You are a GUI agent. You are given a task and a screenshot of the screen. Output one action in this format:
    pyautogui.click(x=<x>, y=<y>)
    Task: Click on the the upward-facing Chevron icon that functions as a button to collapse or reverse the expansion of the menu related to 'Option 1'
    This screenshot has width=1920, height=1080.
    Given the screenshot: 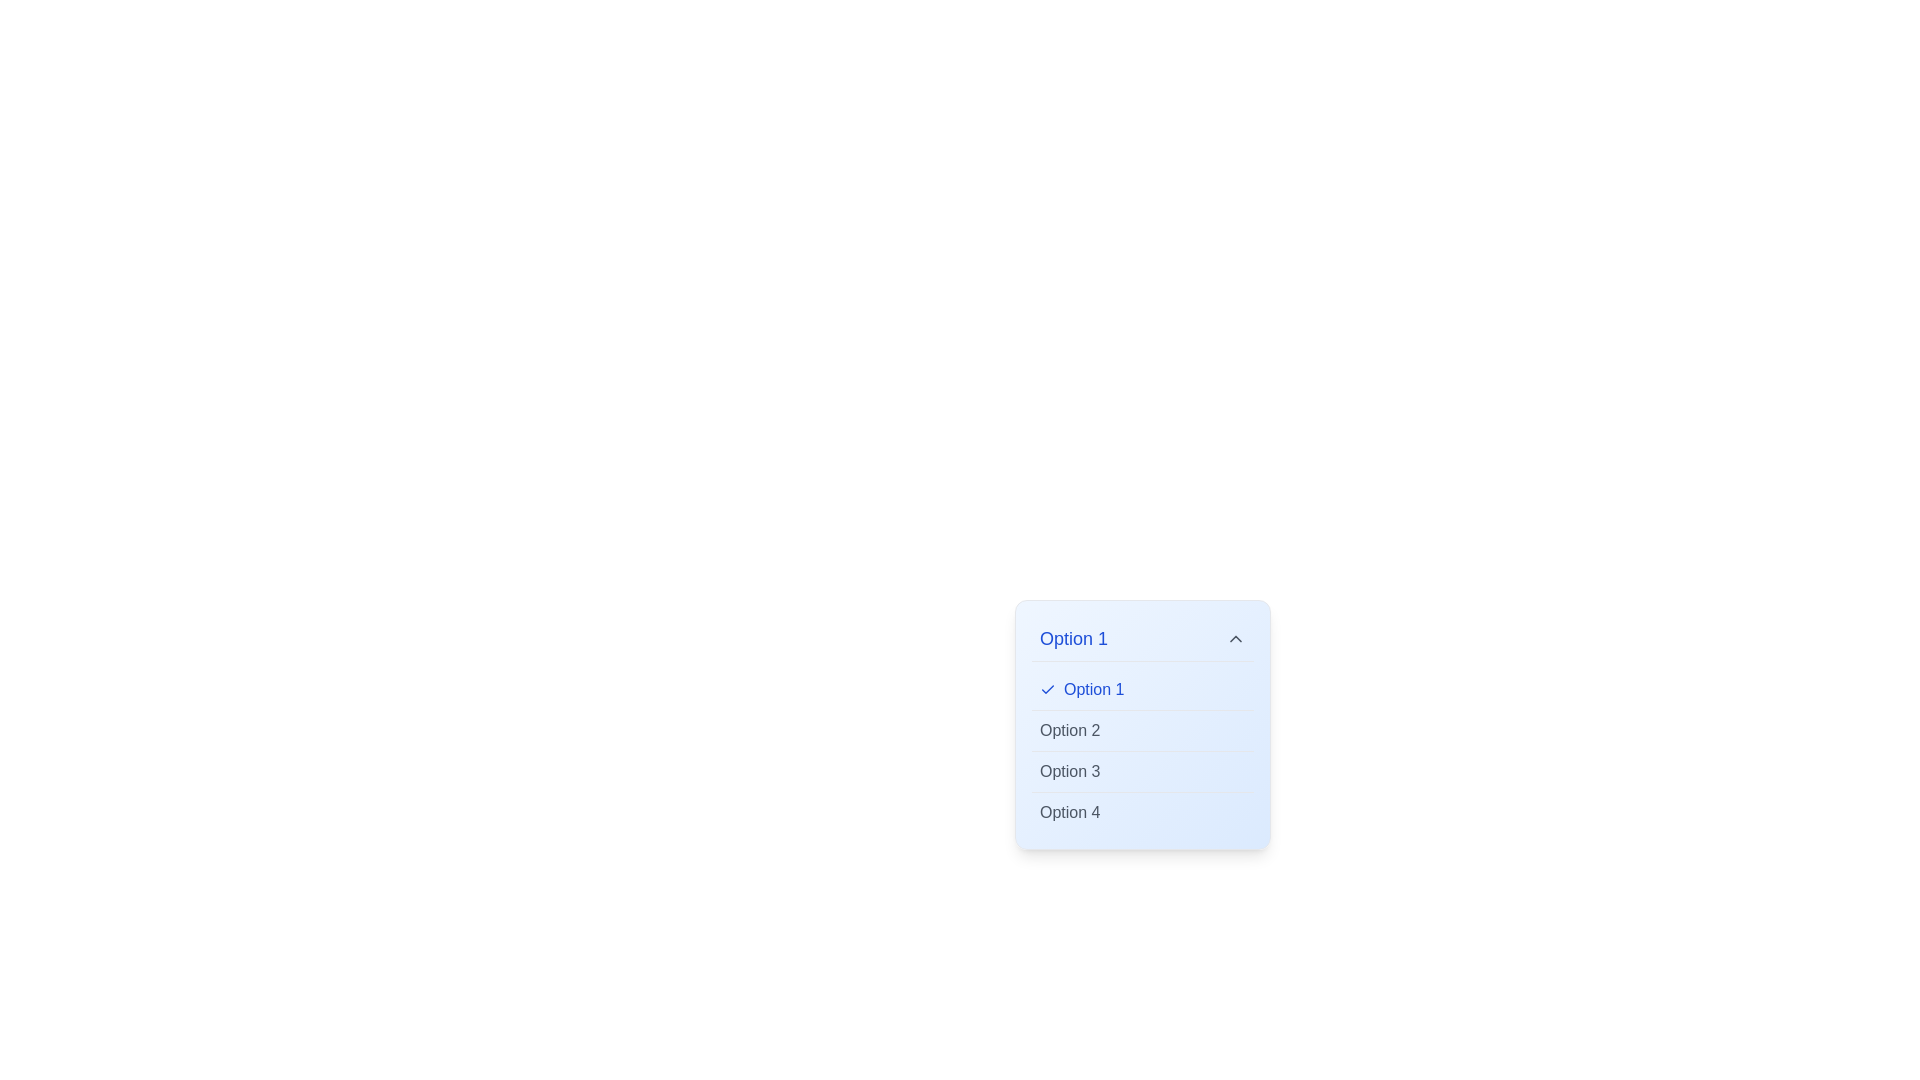 What is the action you would take?
    pyautogui.click(x=1235, y=639)
    